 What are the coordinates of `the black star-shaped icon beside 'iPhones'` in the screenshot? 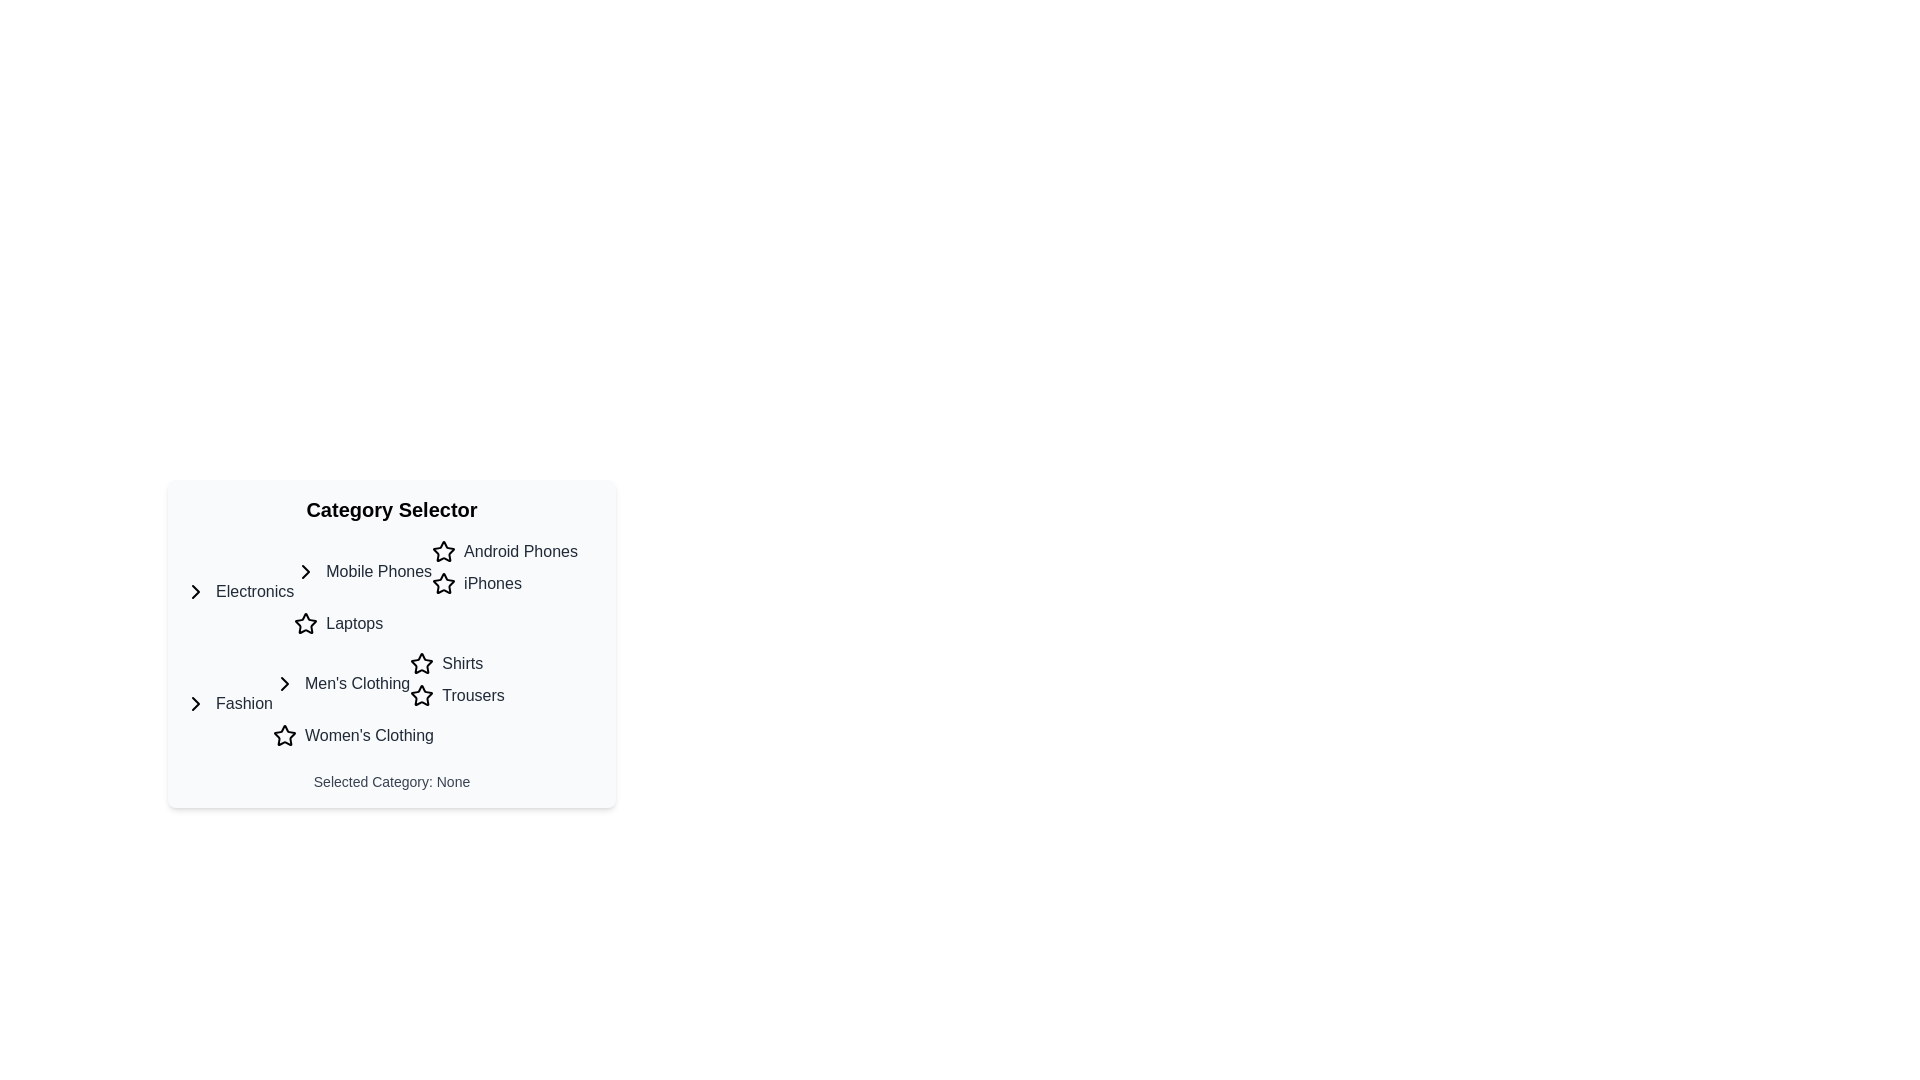 It's located at (443, 583).